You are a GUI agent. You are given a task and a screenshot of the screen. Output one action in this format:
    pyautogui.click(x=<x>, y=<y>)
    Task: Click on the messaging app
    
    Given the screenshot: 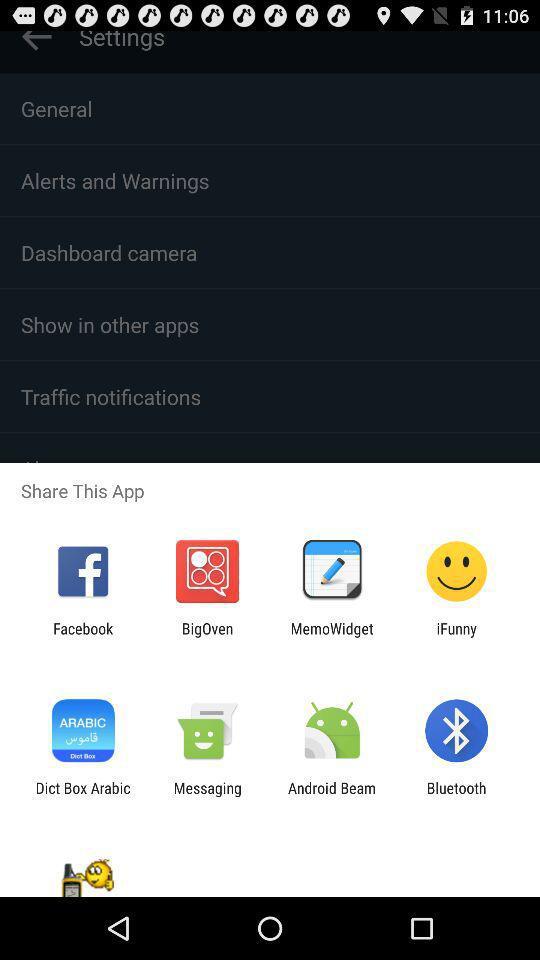 What is the action you would take?
    pyautogui.click(x=206, y=796)
    